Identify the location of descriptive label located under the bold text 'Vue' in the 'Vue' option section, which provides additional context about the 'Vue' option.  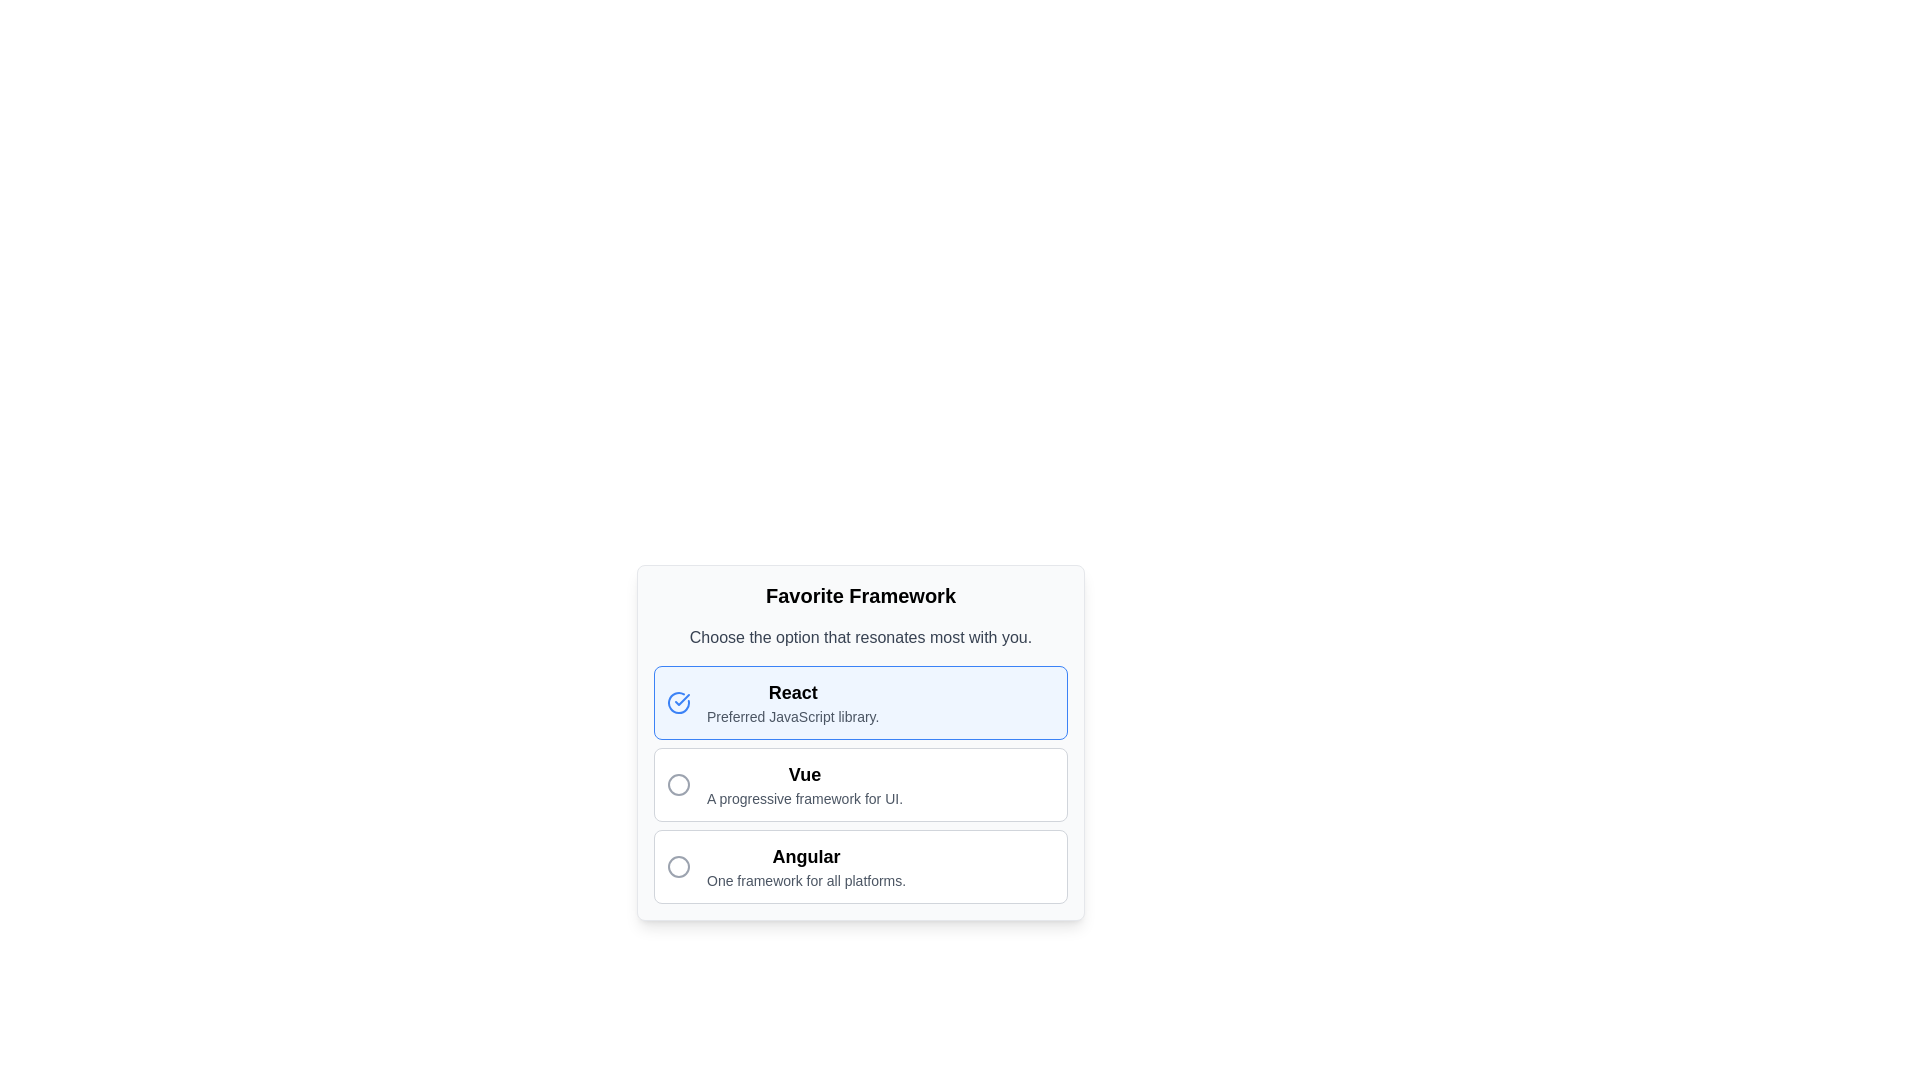
(805, 797).